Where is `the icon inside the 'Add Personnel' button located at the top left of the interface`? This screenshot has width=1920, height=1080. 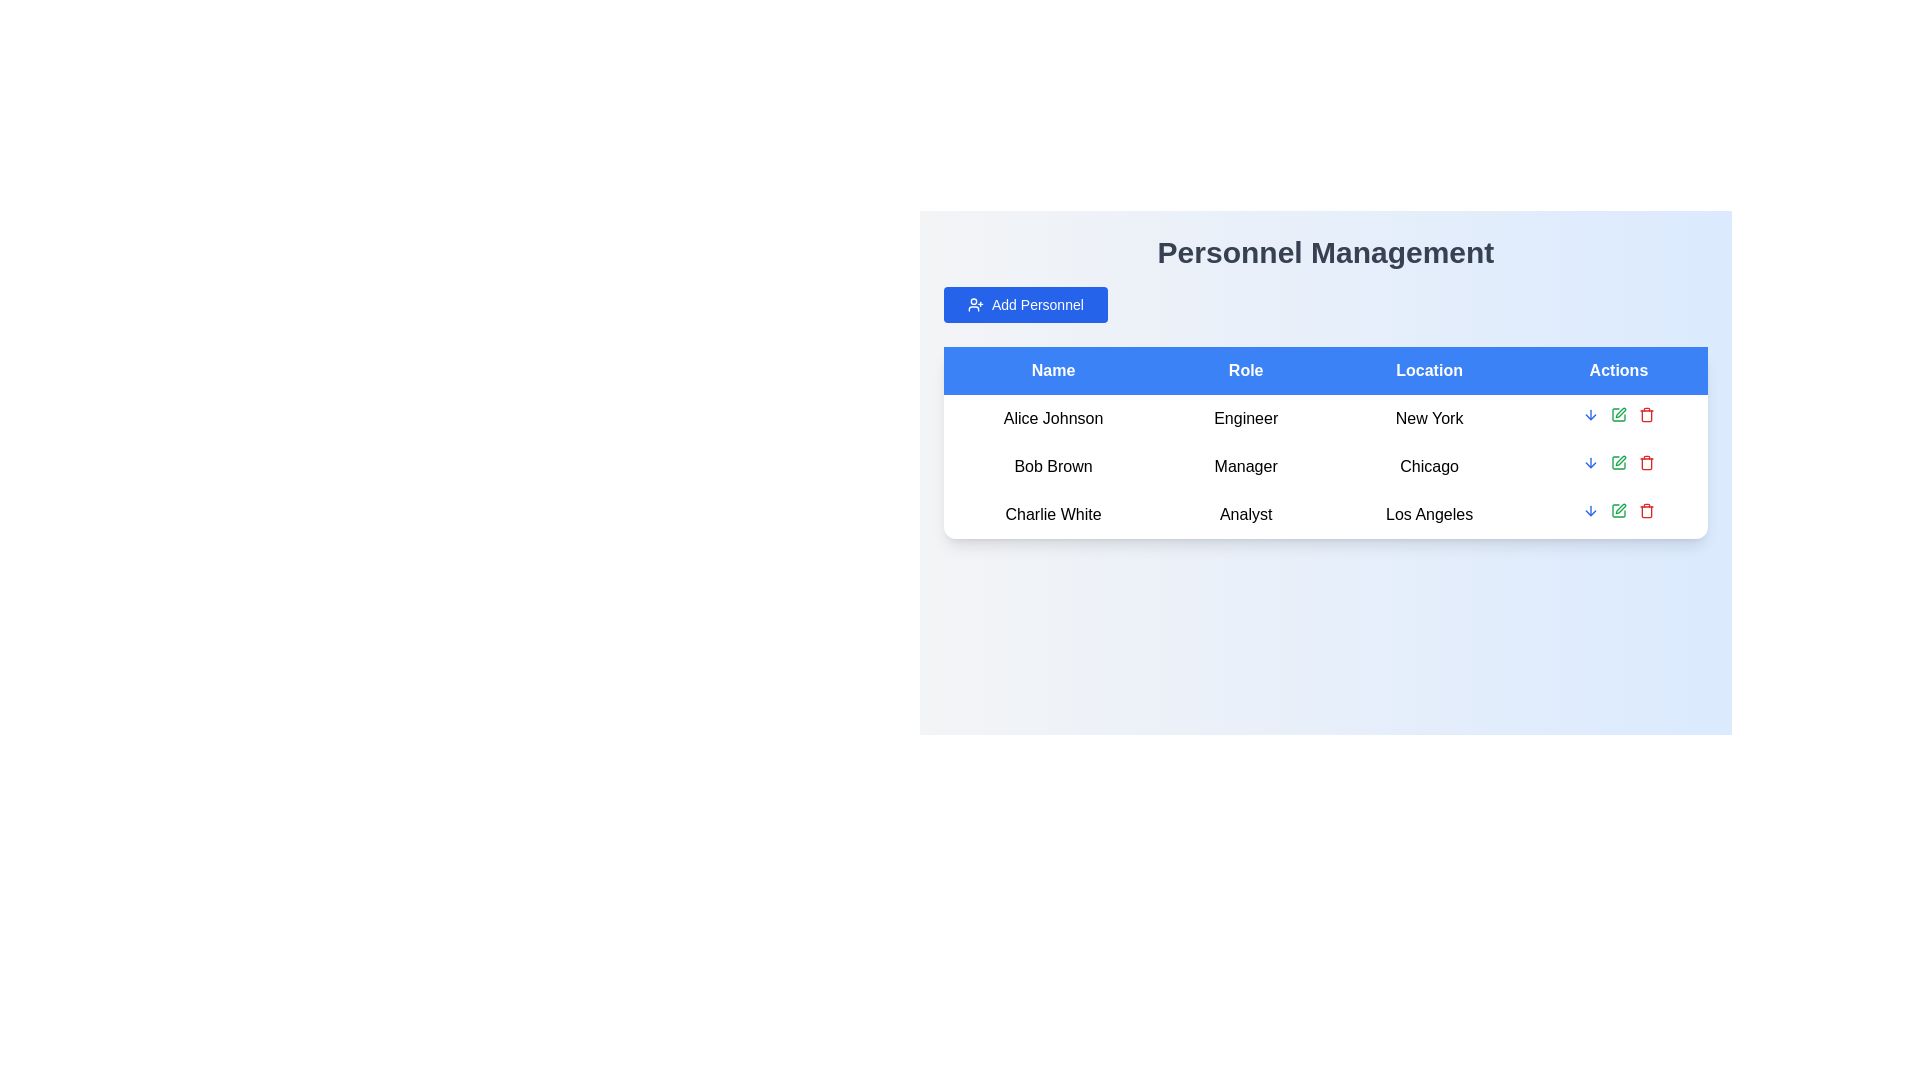
the icon inside the 'Add Personnel' button located at the top left of the interface is located at coordinates (975, 304).